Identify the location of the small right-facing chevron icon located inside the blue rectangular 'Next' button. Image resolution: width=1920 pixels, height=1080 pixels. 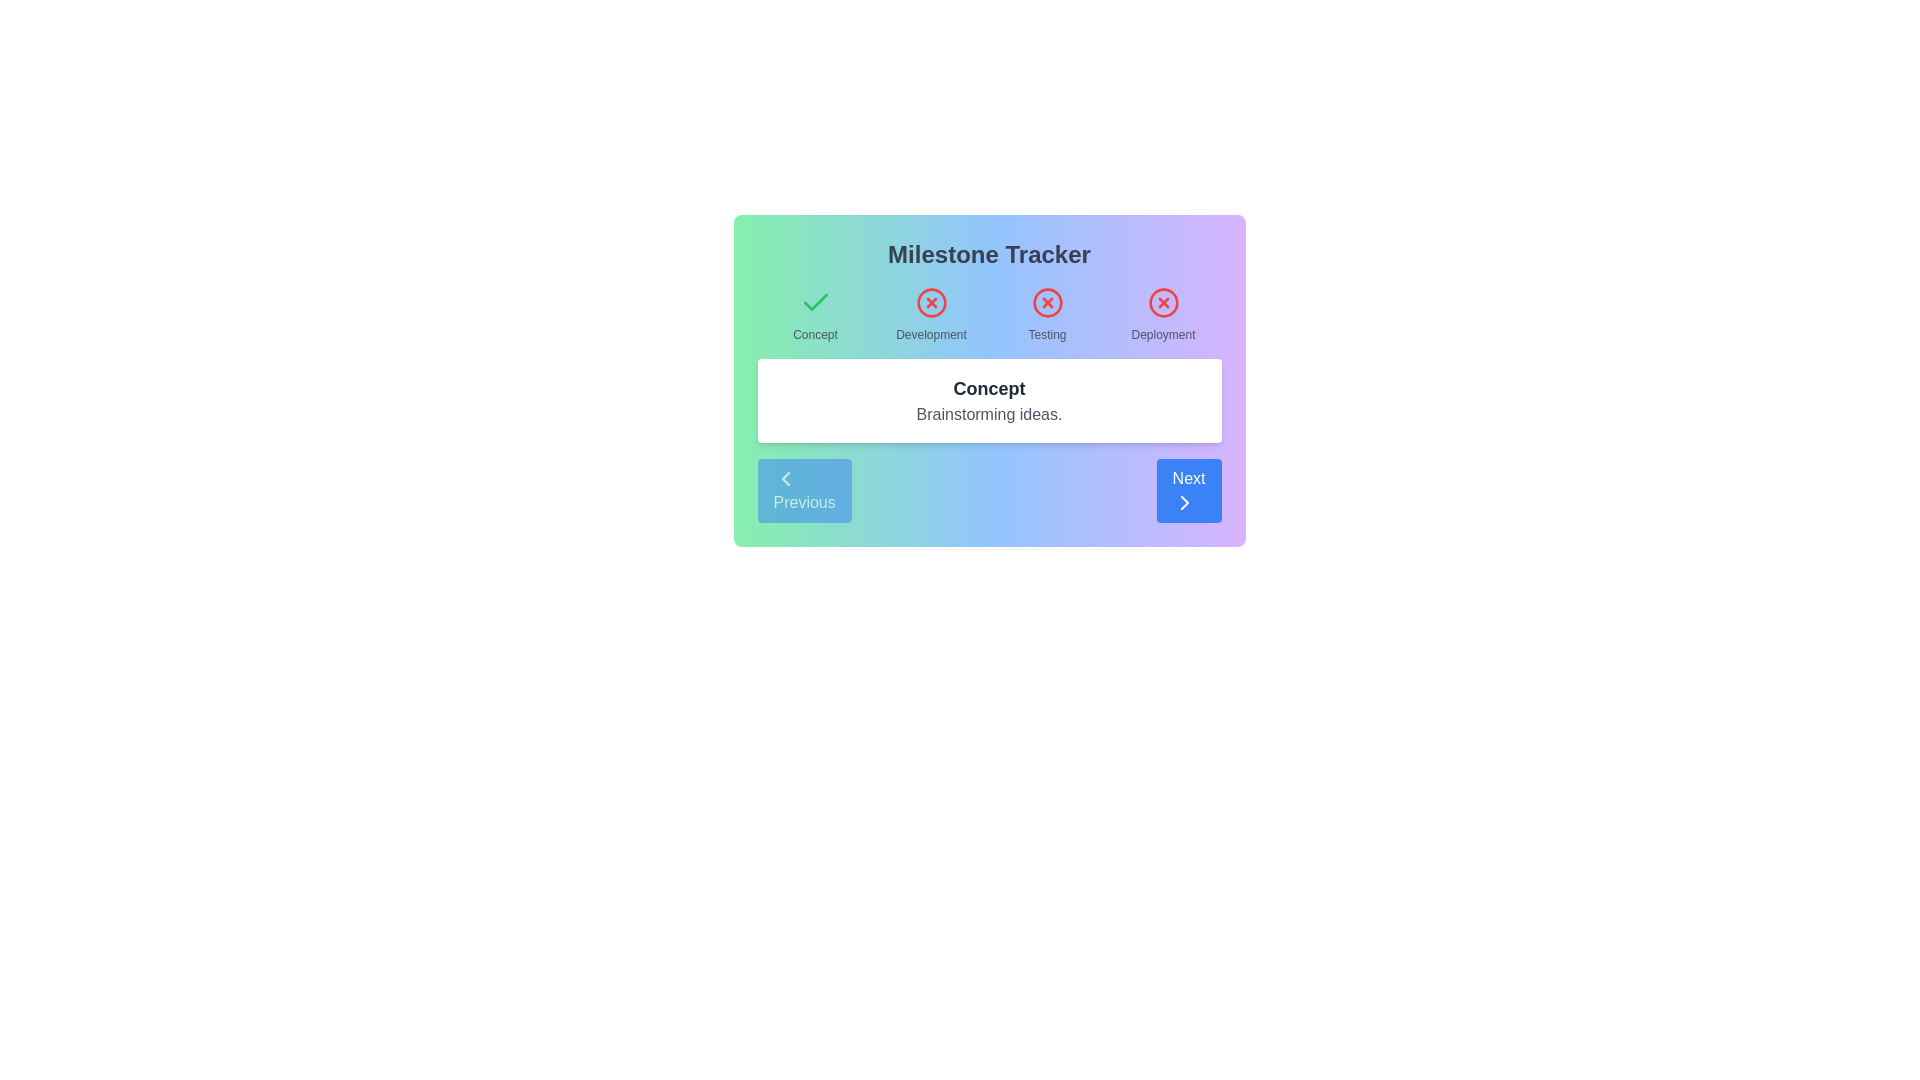
(1184, 501).